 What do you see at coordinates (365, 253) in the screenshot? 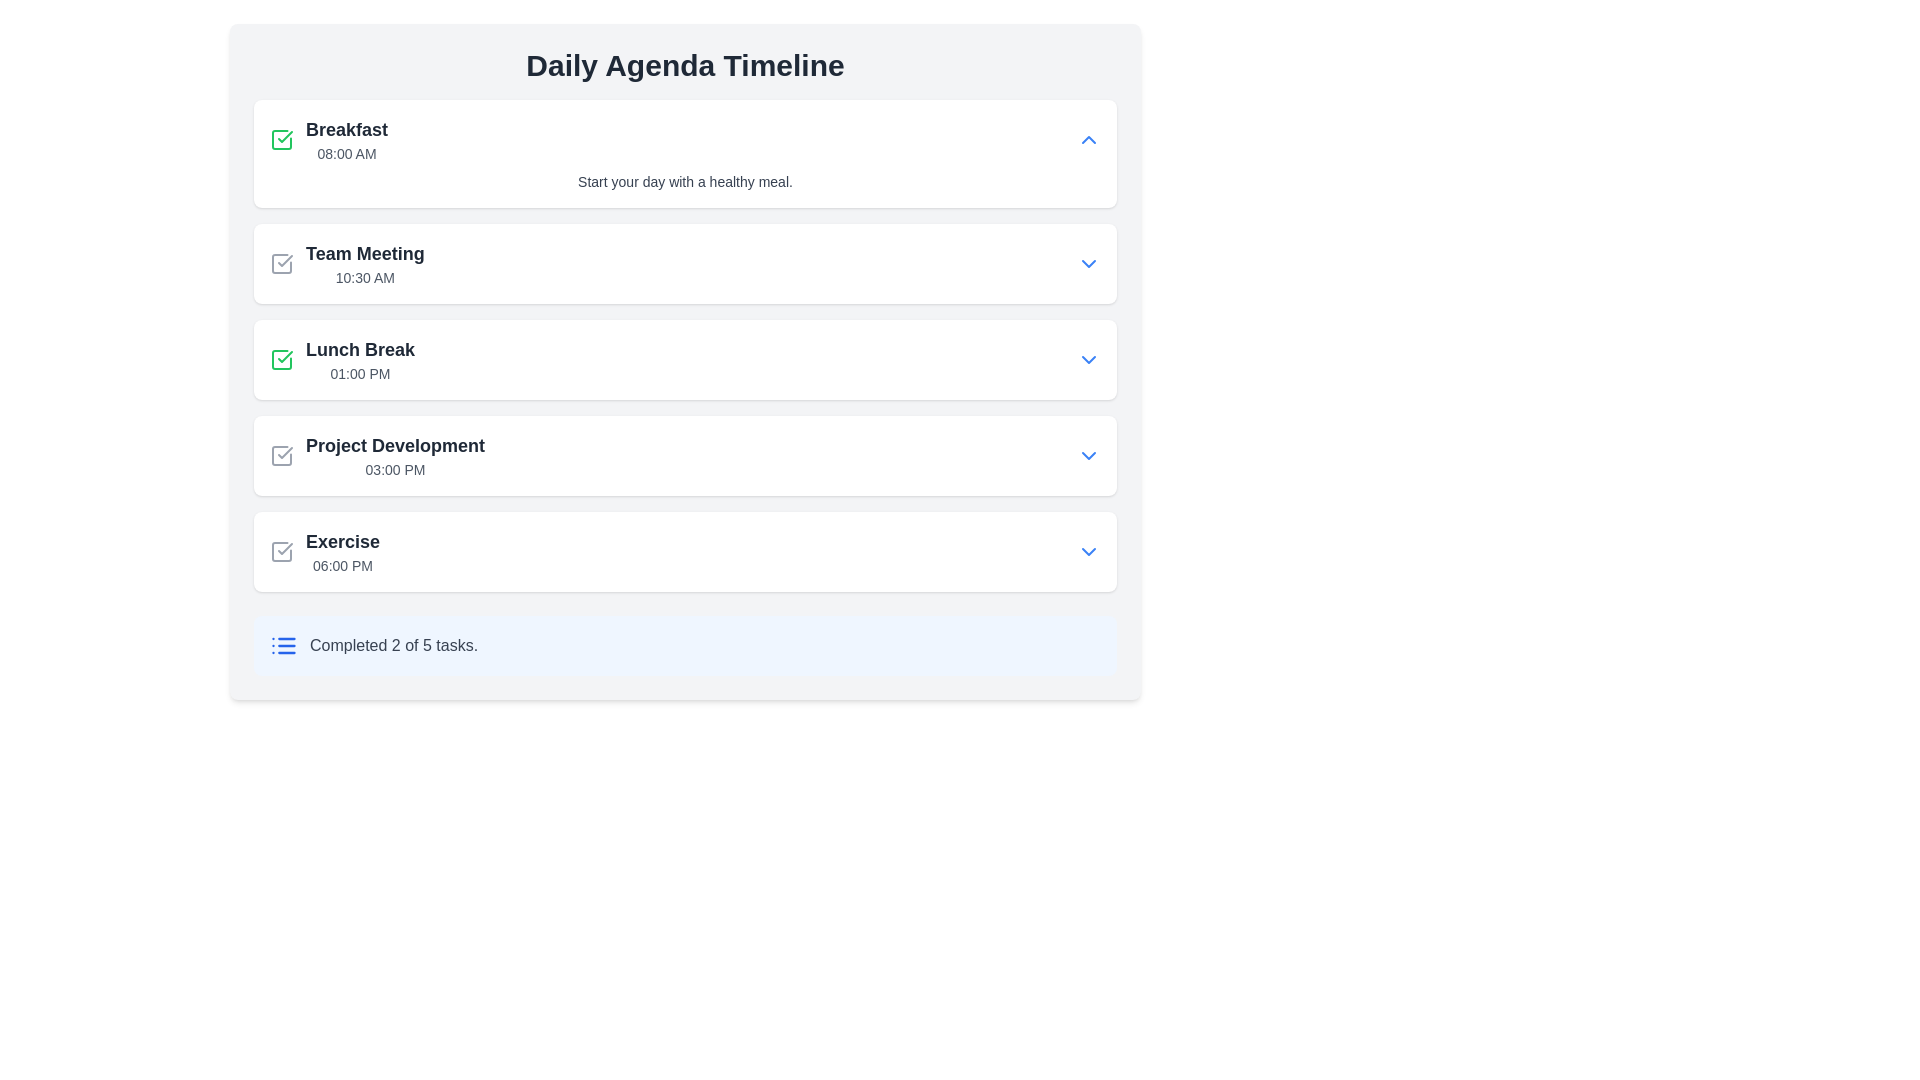
I see `the Text label that serves as the title for the 'Team Meeting' agenda item, positioned between 'Breakfast' and 'Lunch Break'` at bounding box center [365, 253].